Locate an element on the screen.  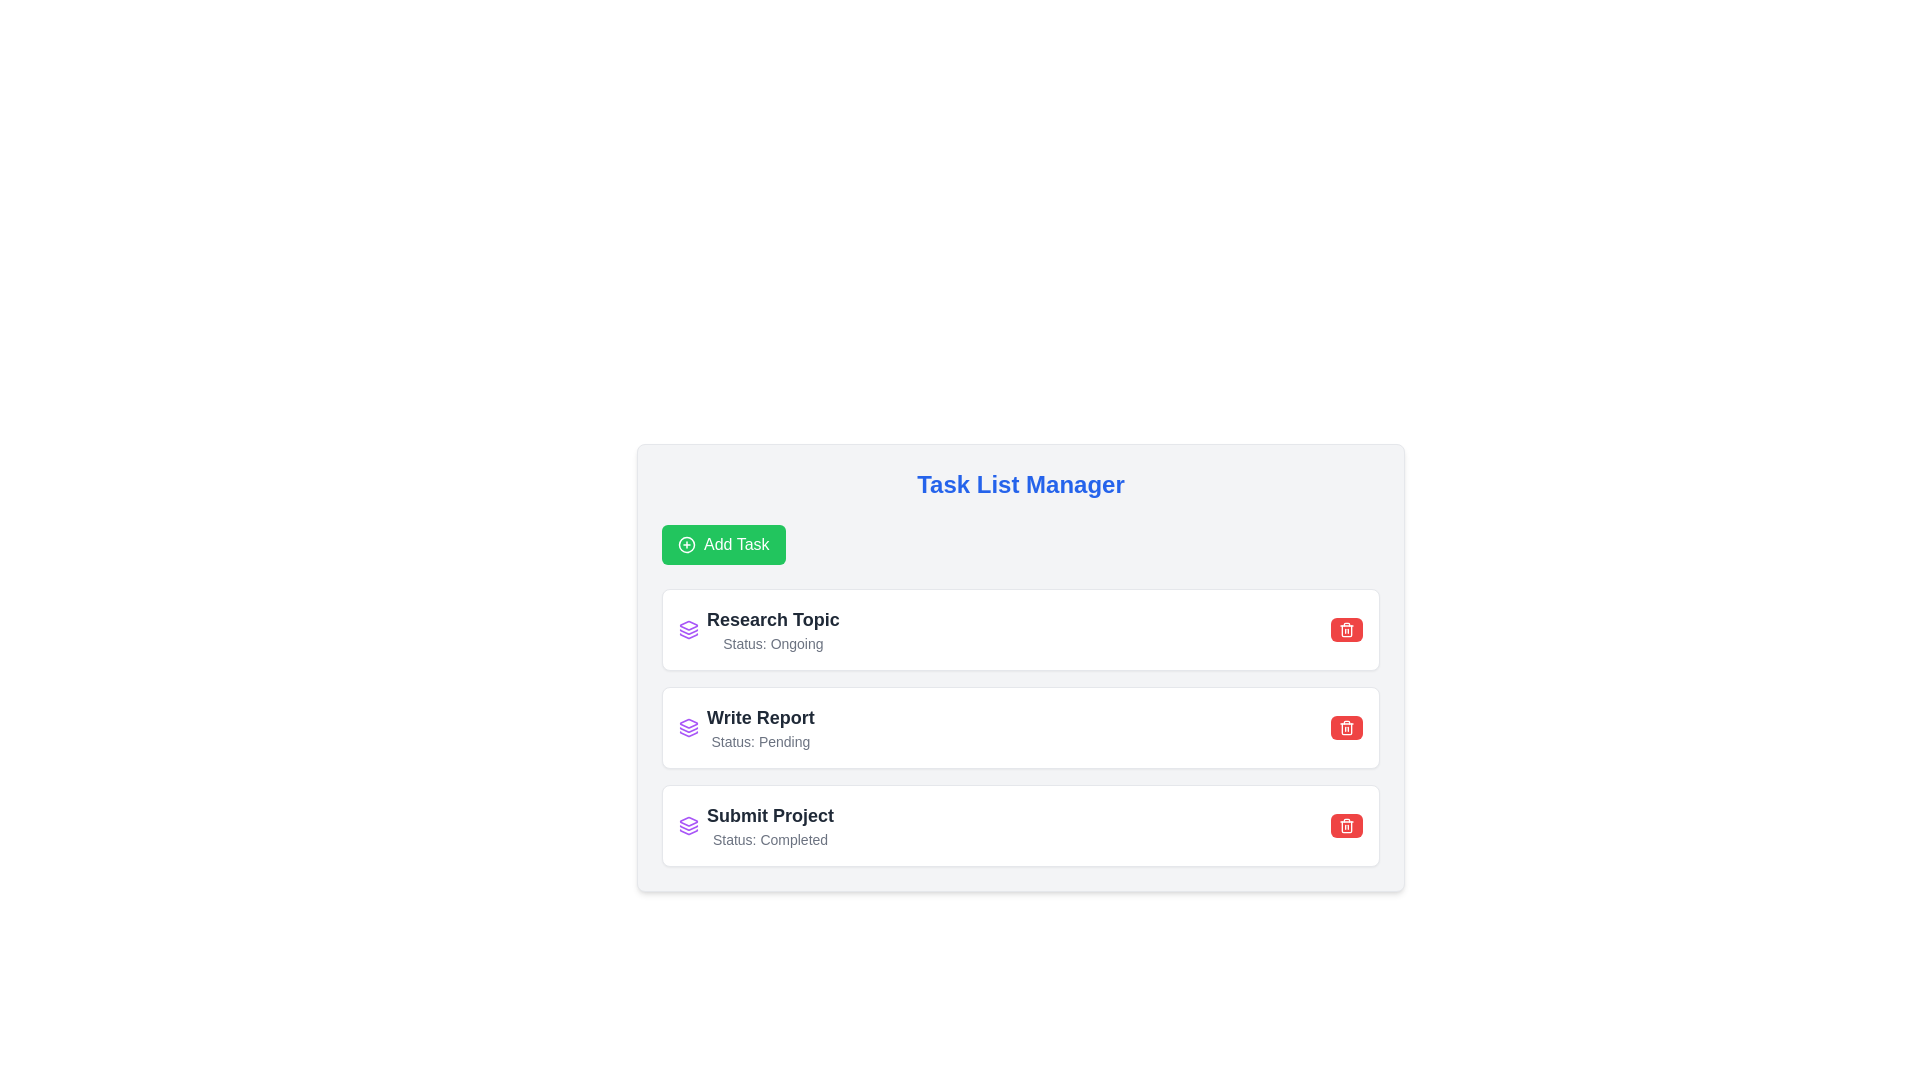
the visual cue provided by the task addition icon located on the left side of the 'Add Task' button in the Task List Manager interface is located at coordinates (686, 544).